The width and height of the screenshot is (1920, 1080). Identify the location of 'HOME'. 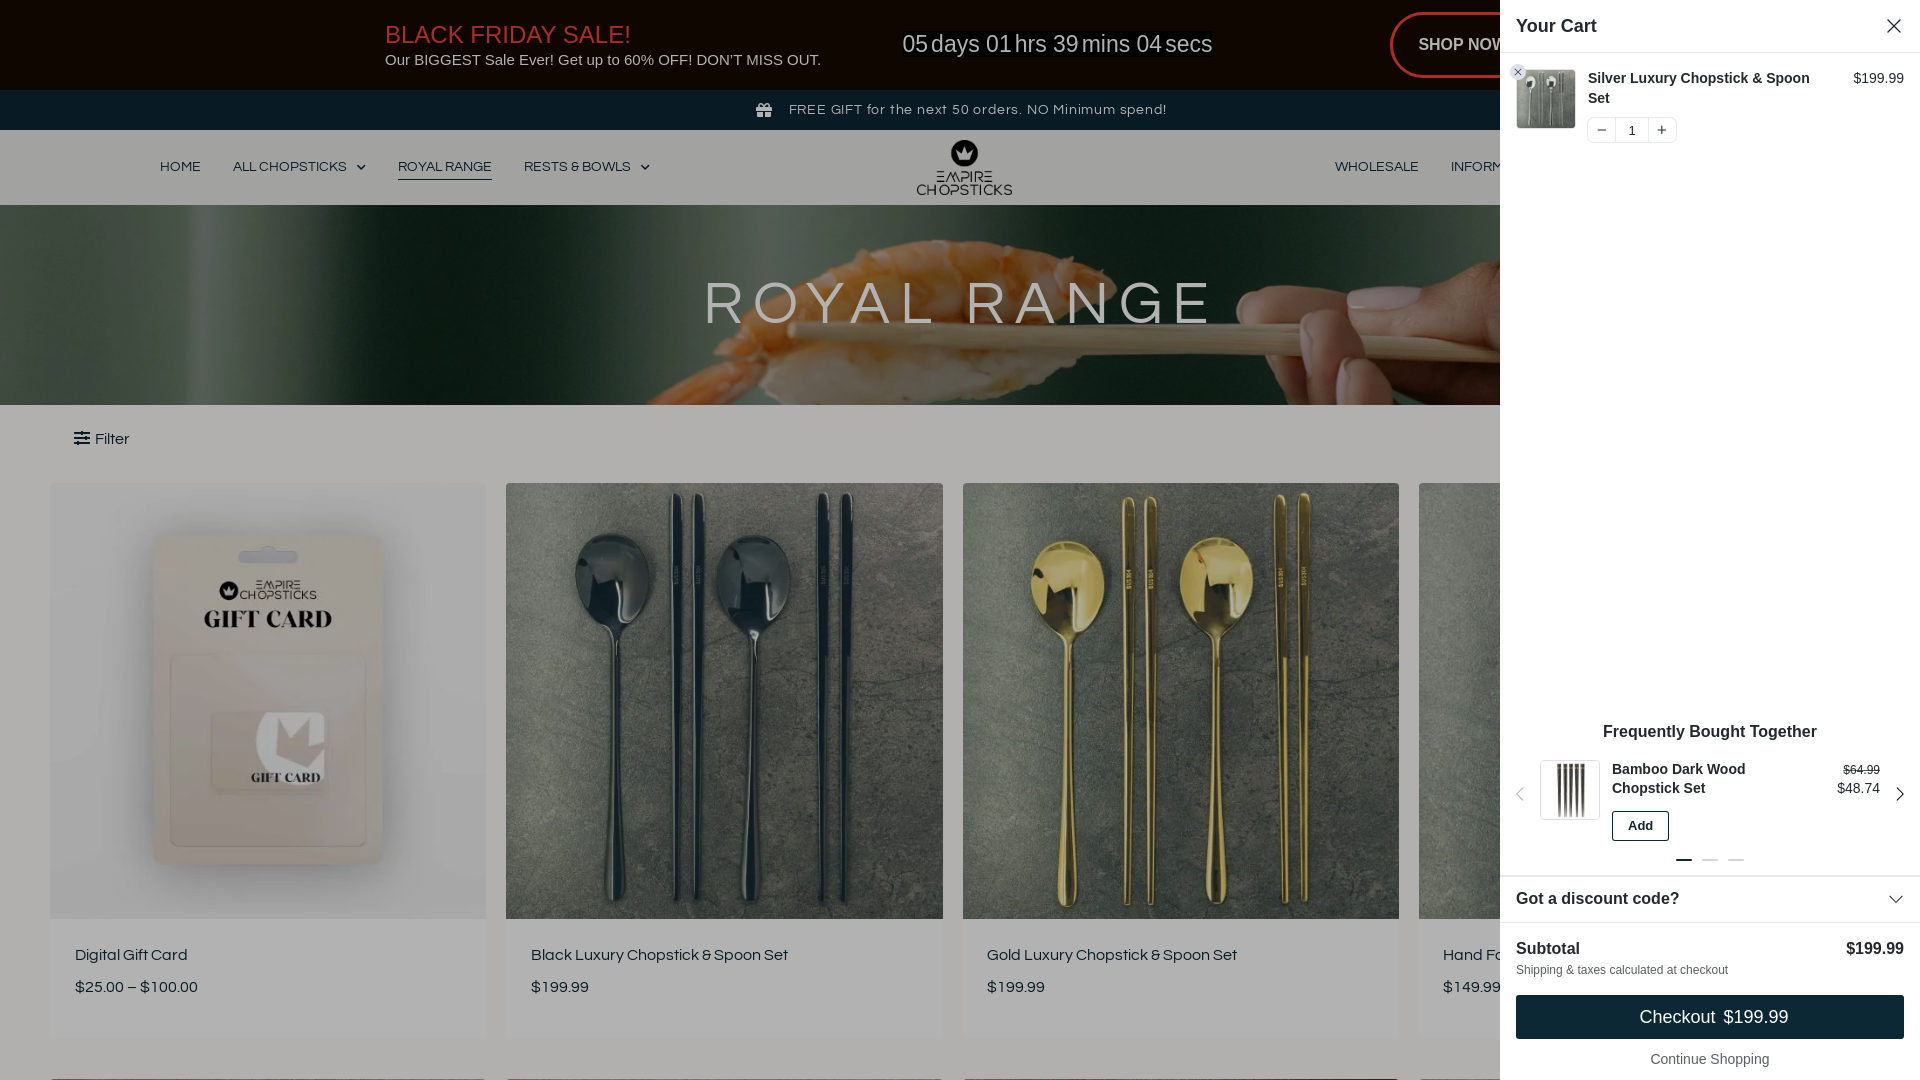
(158, 166).